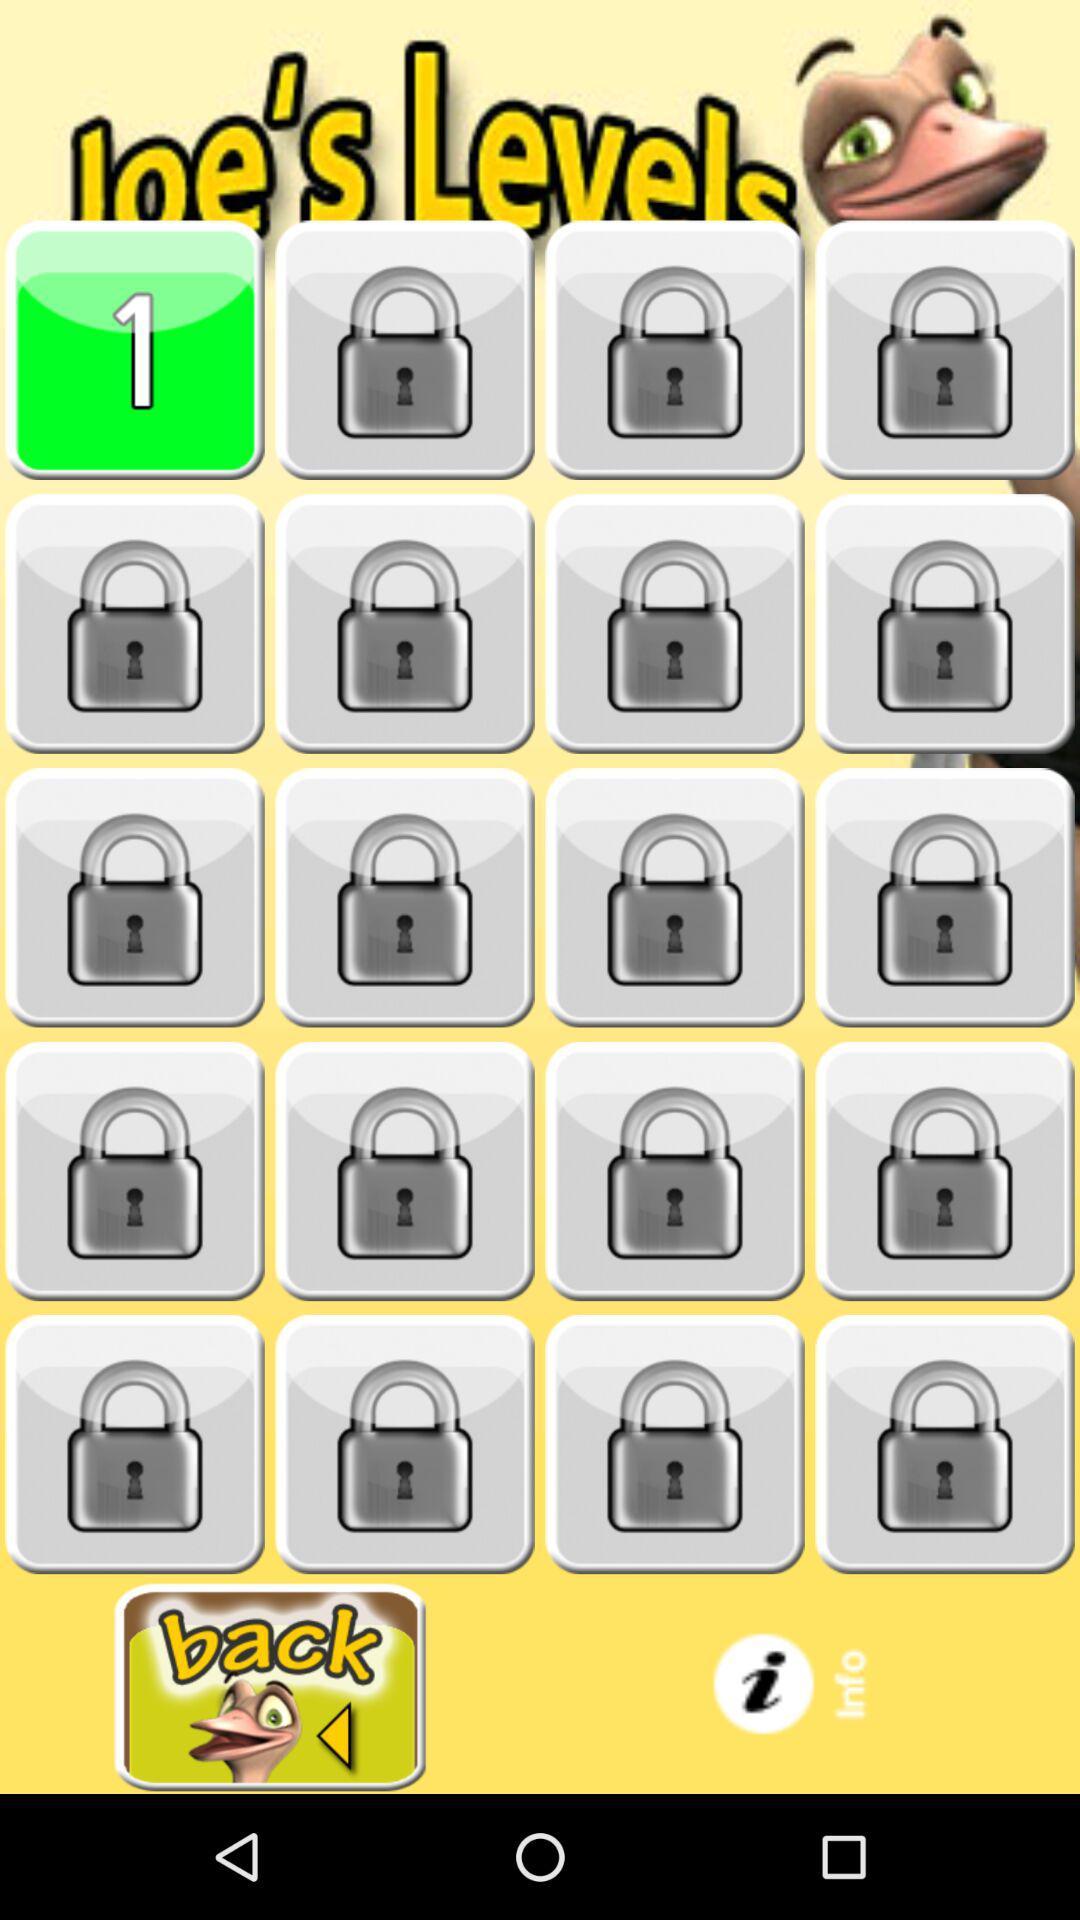 The width and height of the screenshot is (1080, 1920). Describe the element at coordinates (675, 1171) in the screenshot. I see `lock button` at that location.